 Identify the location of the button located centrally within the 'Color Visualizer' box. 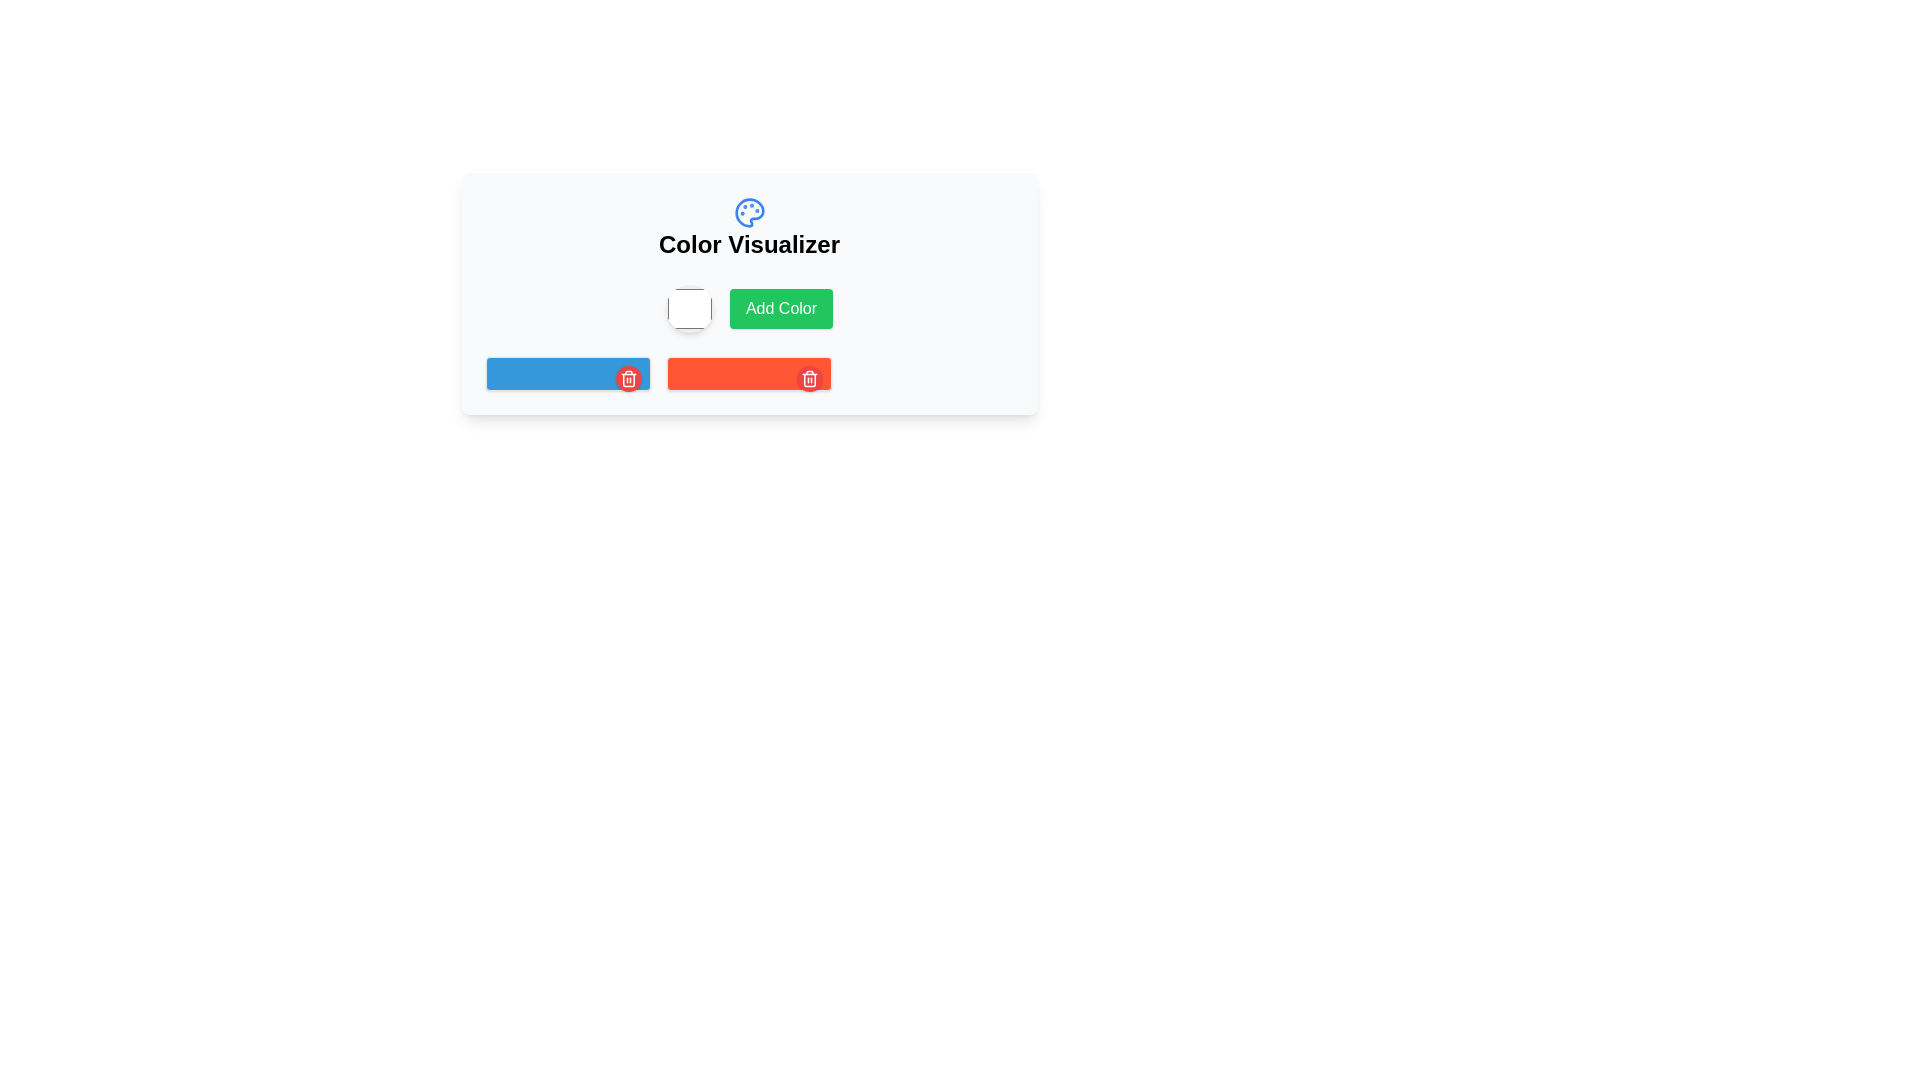
(748, 308).